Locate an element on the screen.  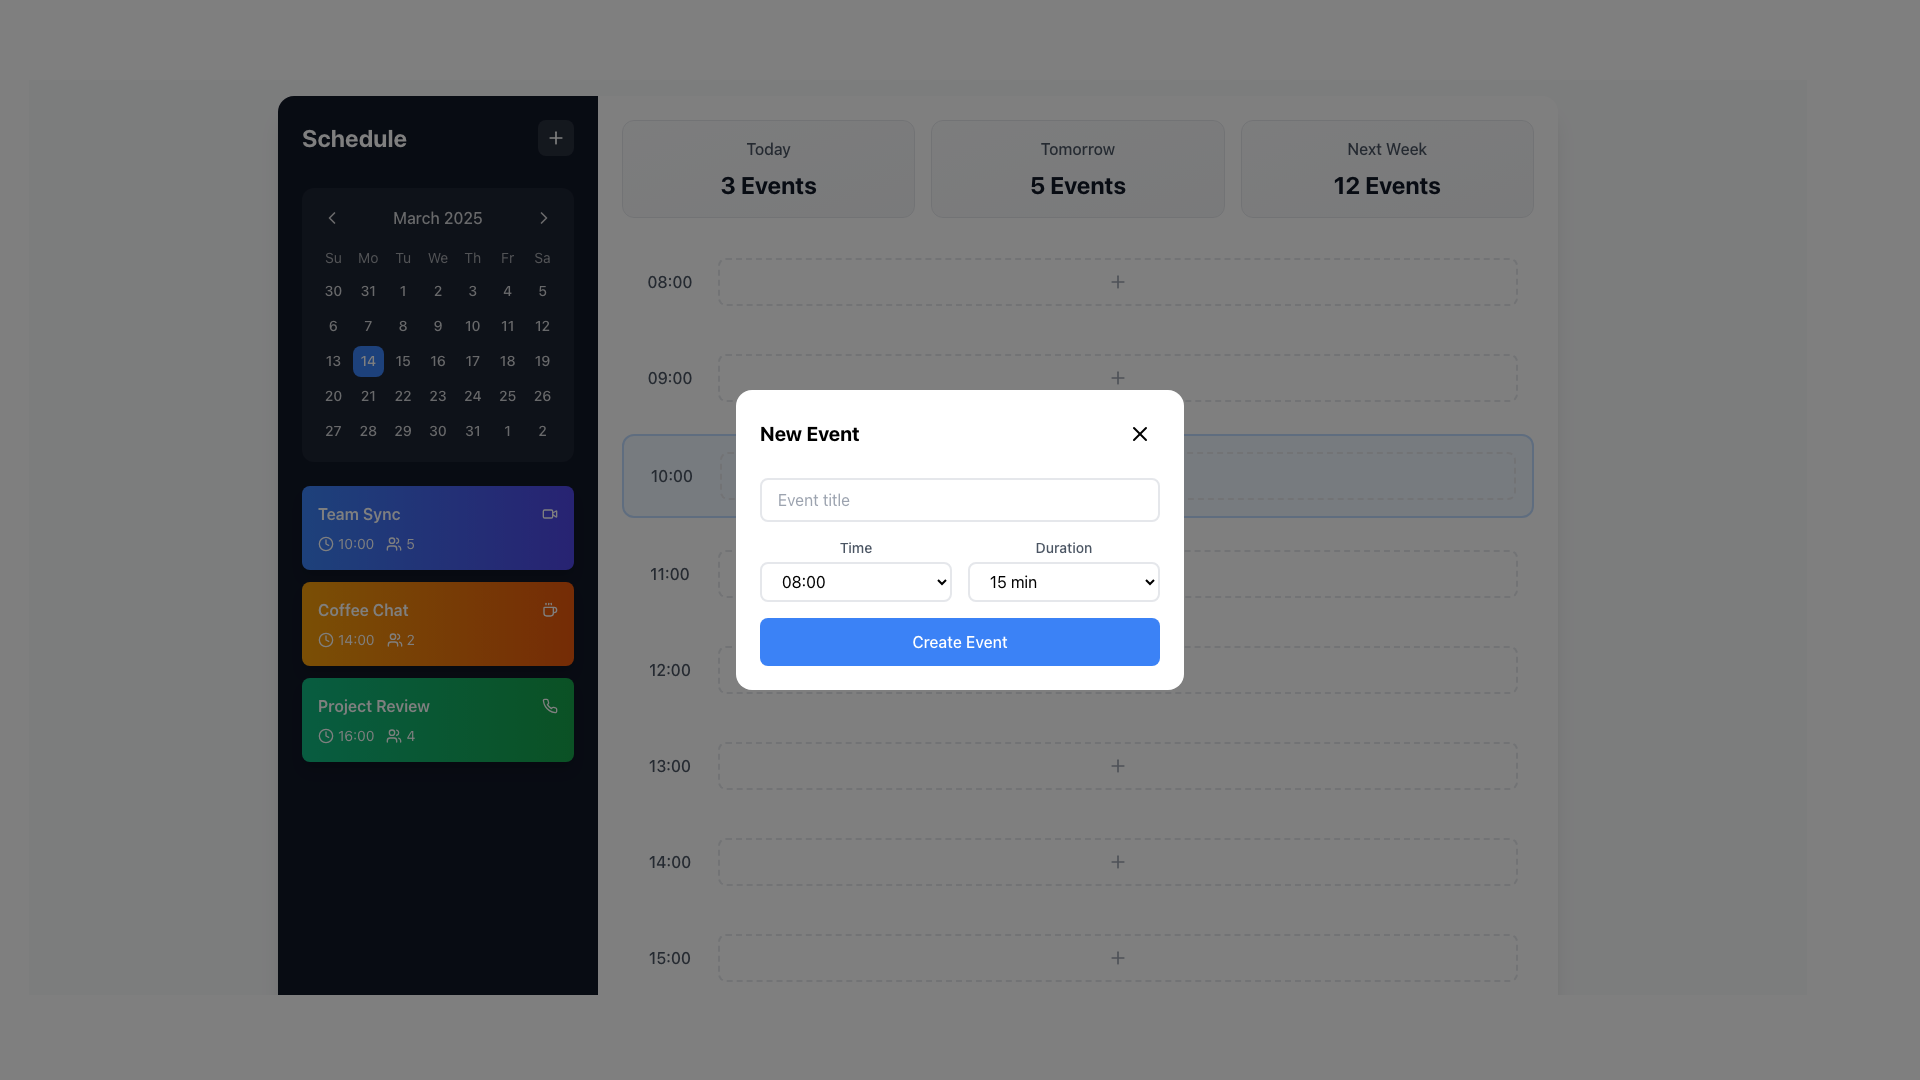
the square-shaped button labeled '18' in the calendar grid is located at coordinates (507, 361).